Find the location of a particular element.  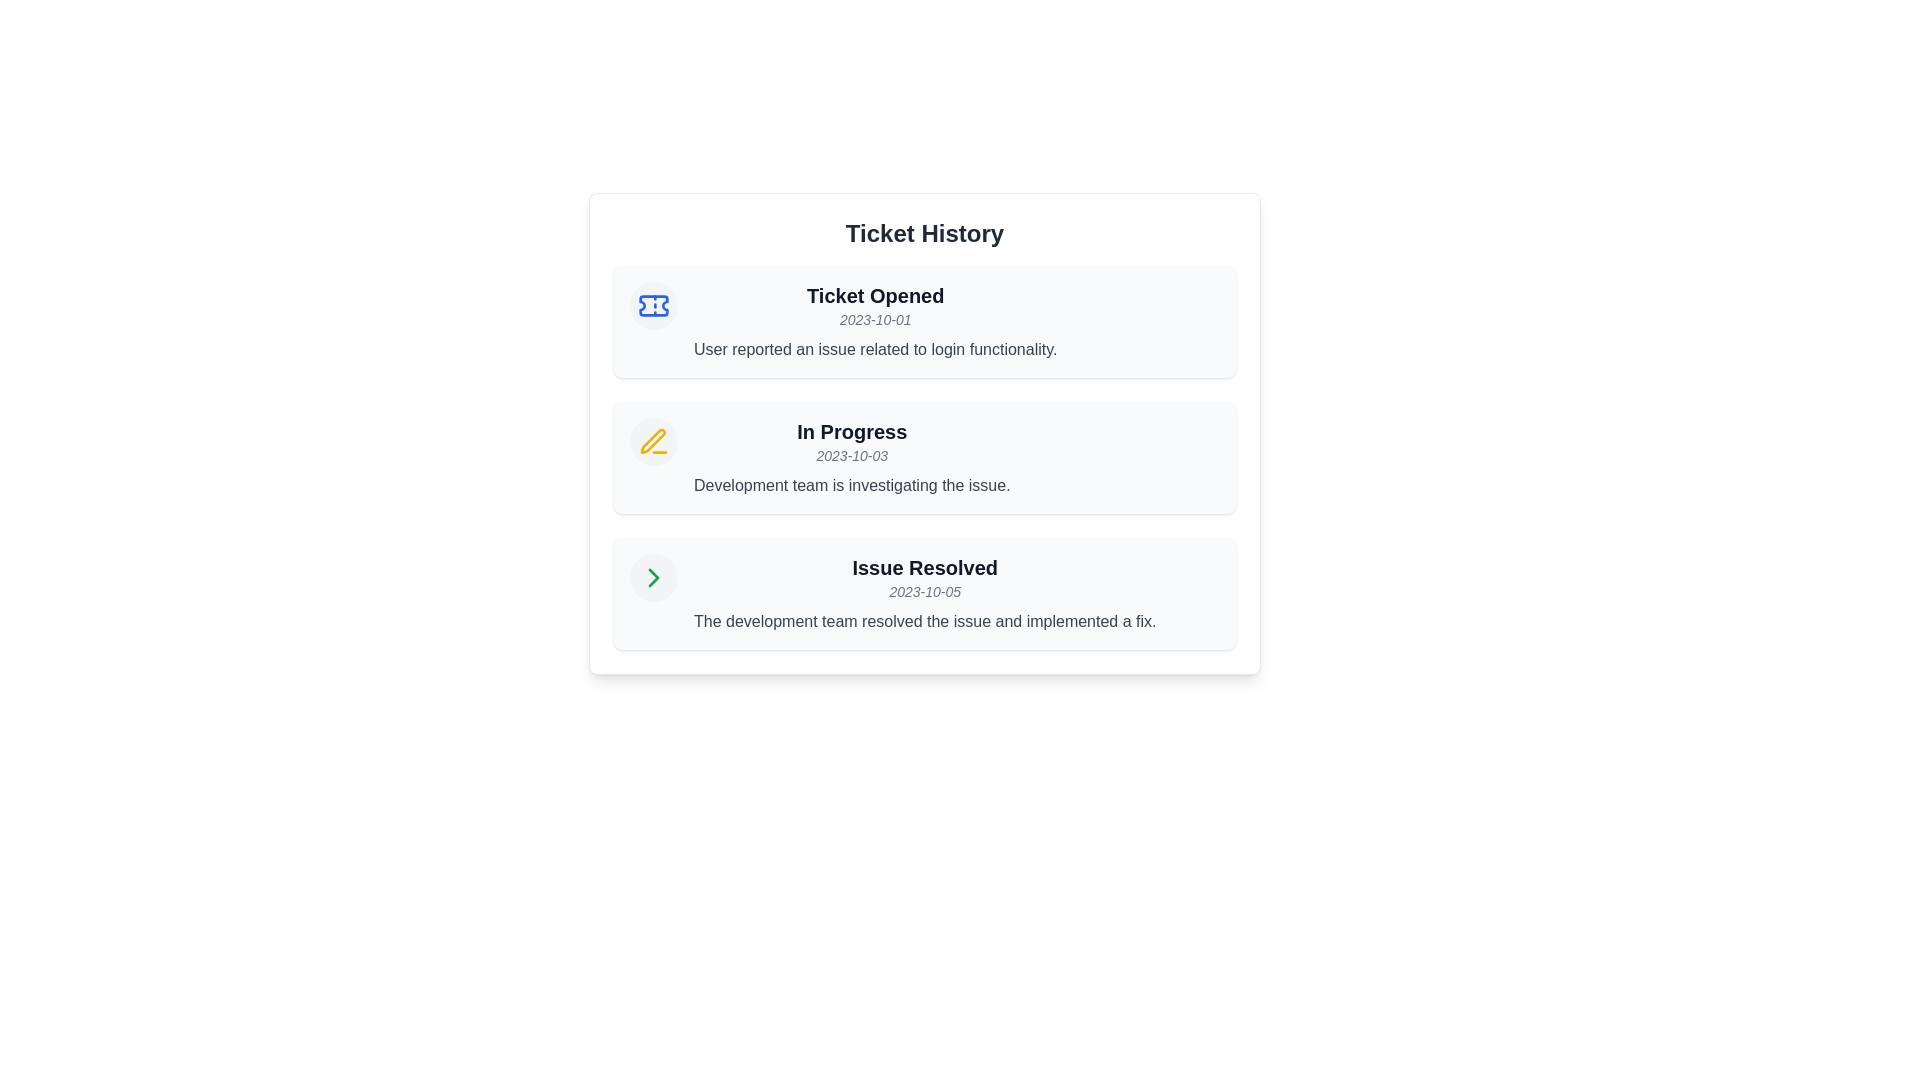

the ticket icon located to the left of the 'Ticket Opened' text in the Ticket History interface is located at coordinates (653, 305).